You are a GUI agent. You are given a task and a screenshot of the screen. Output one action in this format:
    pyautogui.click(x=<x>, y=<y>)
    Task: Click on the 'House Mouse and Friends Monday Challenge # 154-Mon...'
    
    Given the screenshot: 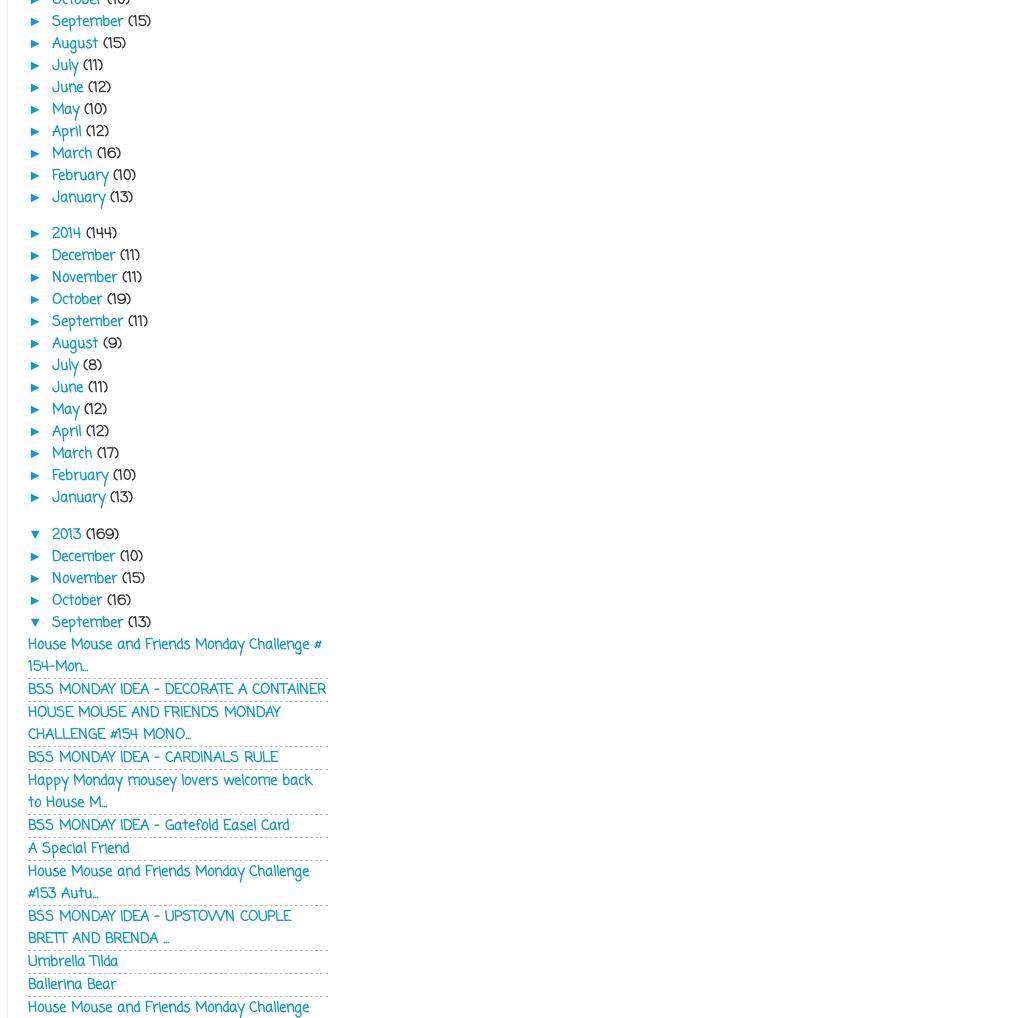 What is the action you would take?
    pyautogui.click(x=174, y=653)
    